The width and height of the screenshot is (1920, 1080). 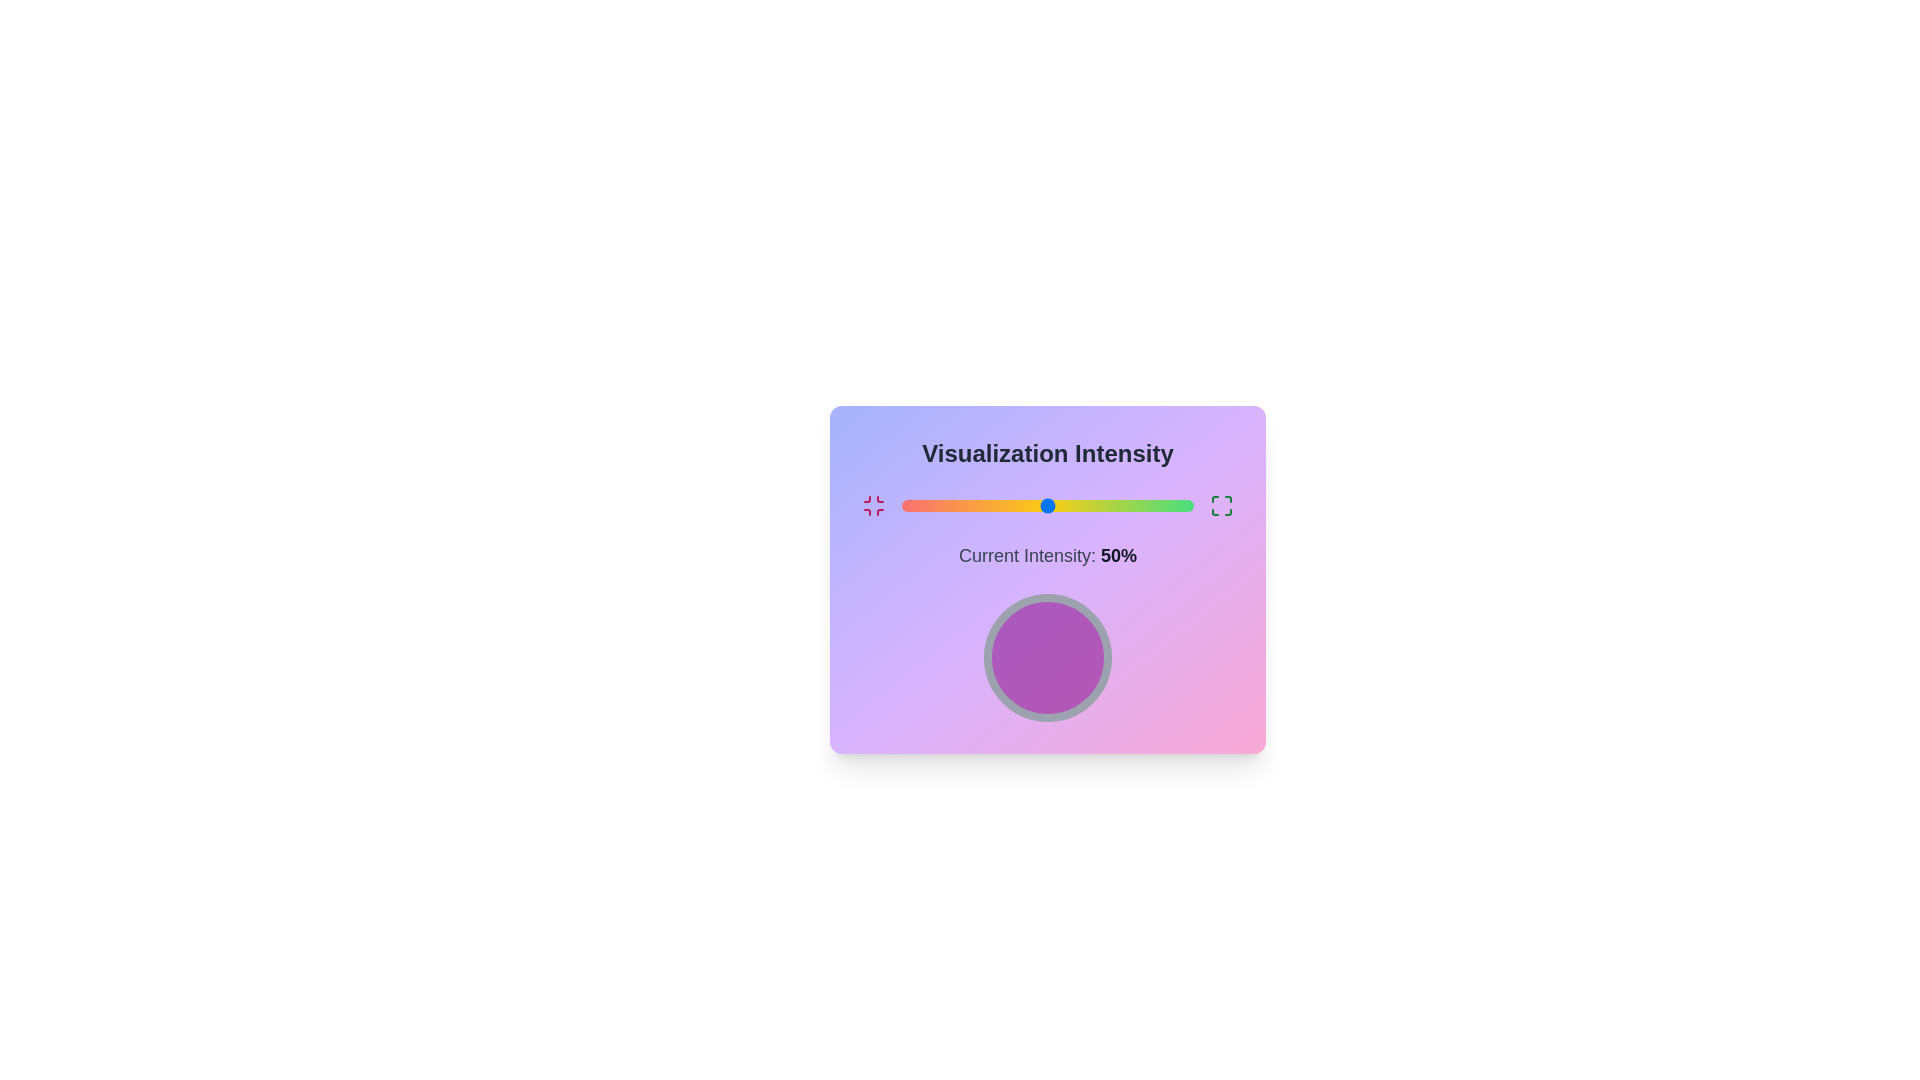 What do you see at coordinates (1079, 504) in the screenshot?
I see `the slider to set the intensity to 61%` at bounding box center [1079, 504].